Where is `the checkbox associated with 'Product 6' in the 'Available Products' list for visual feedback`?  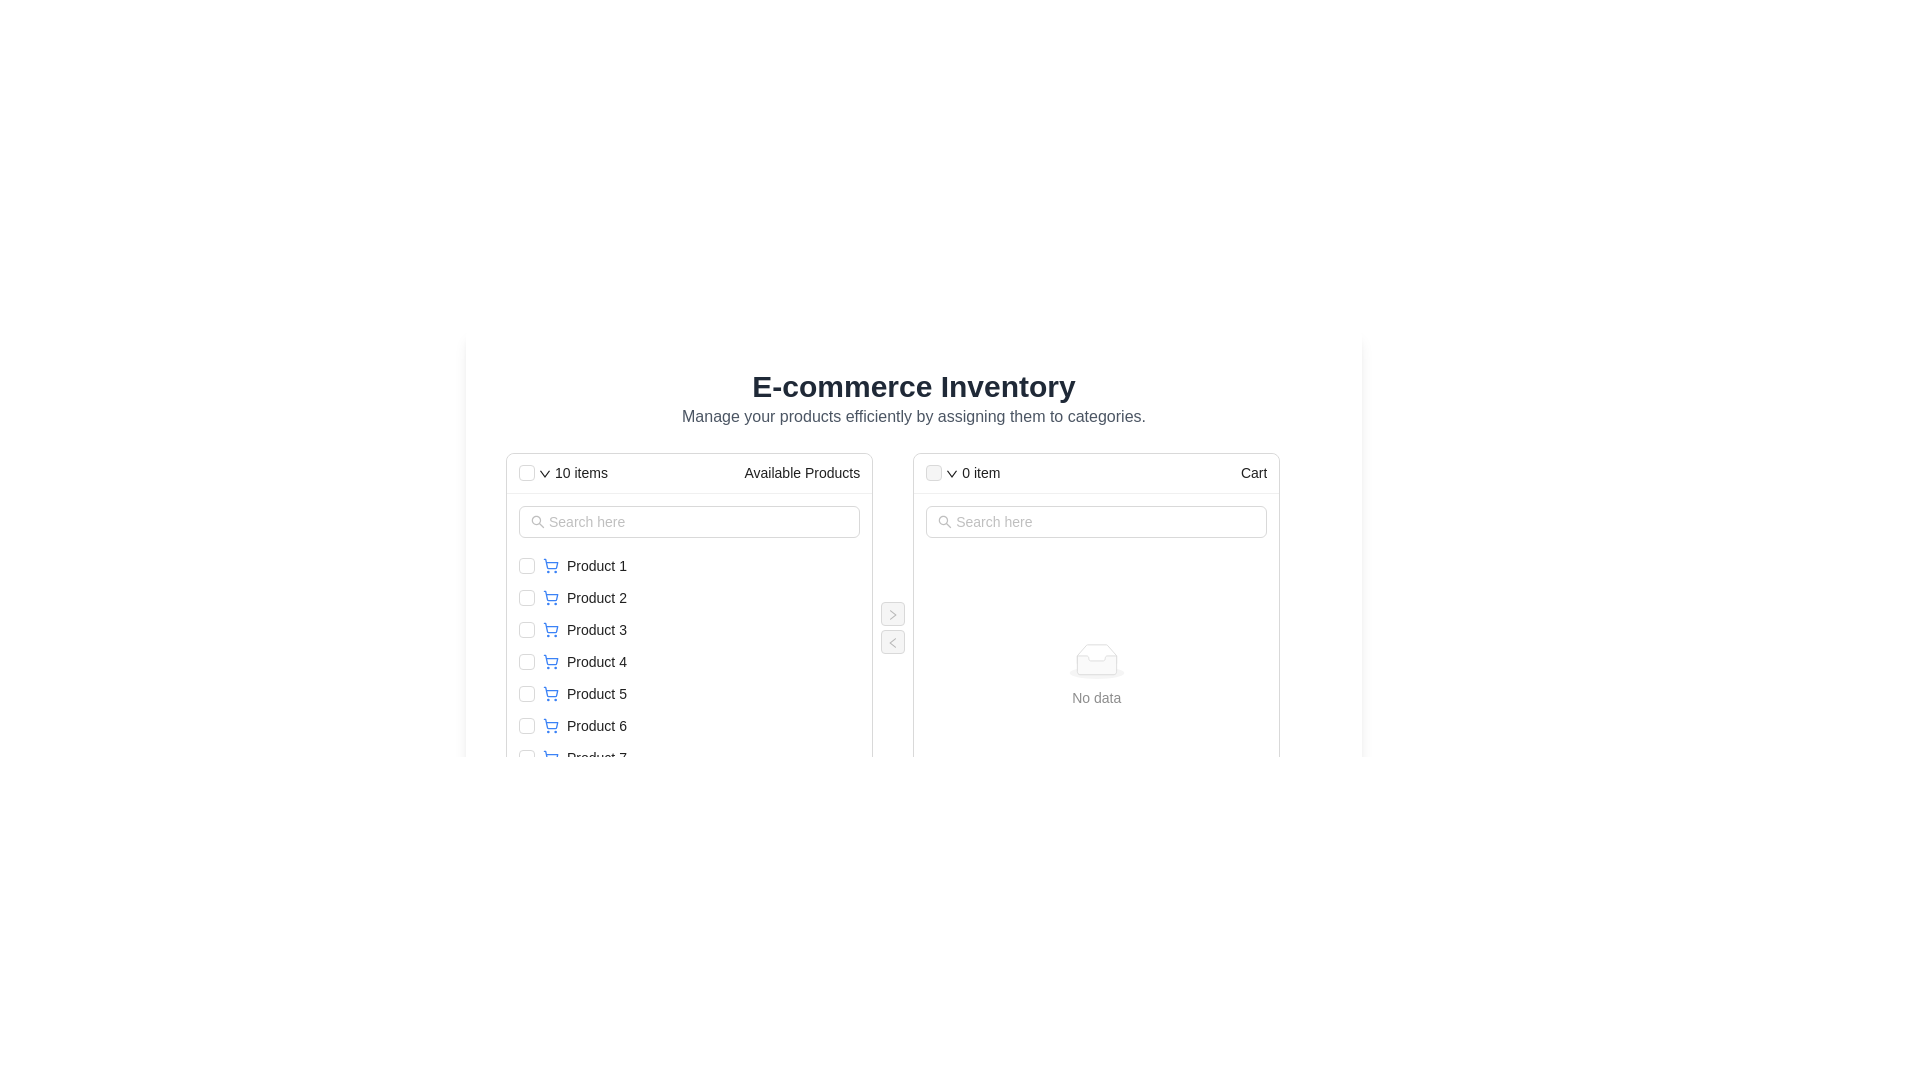
the checkbox associated with 'Product 6' in the 'Available Products' list for visual feedback is located at coordinates (527, 725).